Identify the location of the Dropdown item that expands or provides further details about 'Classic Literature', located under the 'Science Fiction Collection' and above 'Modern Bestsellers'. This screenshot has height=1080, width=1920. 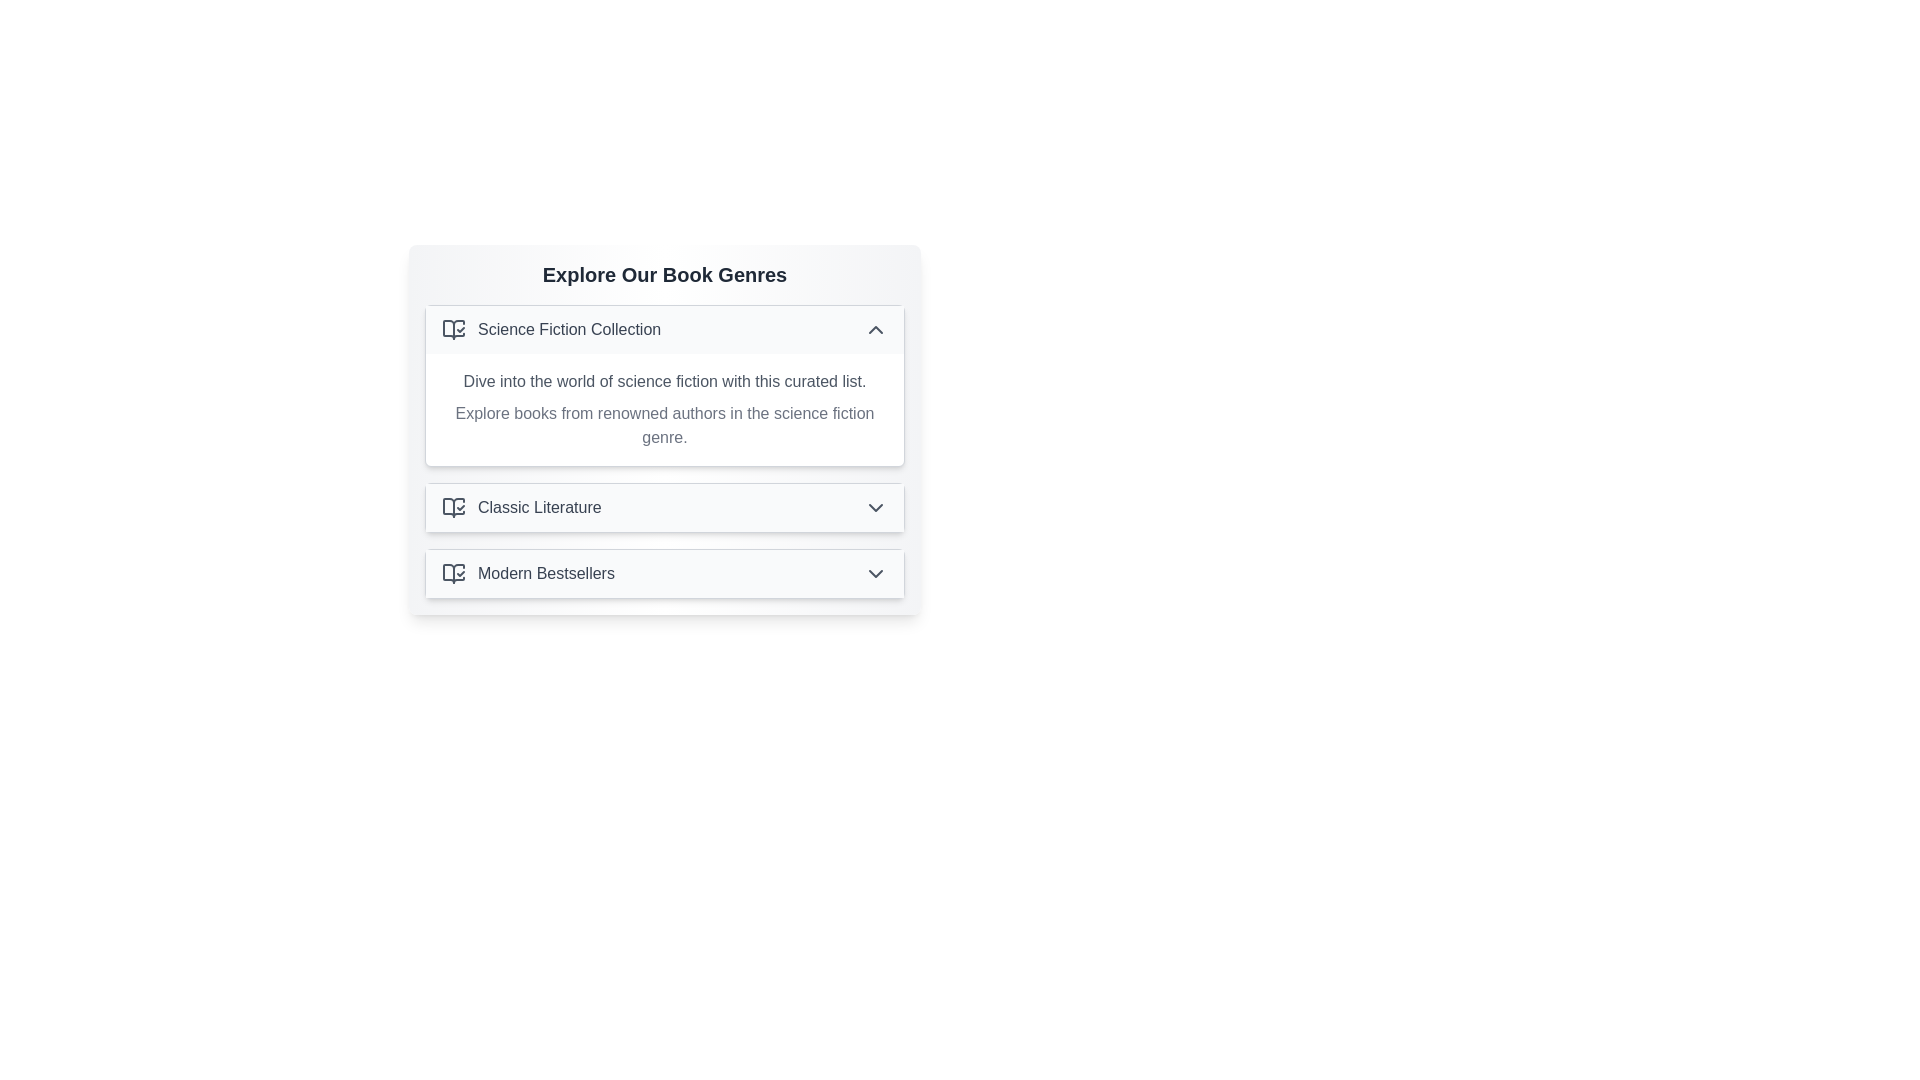
(665, 507).